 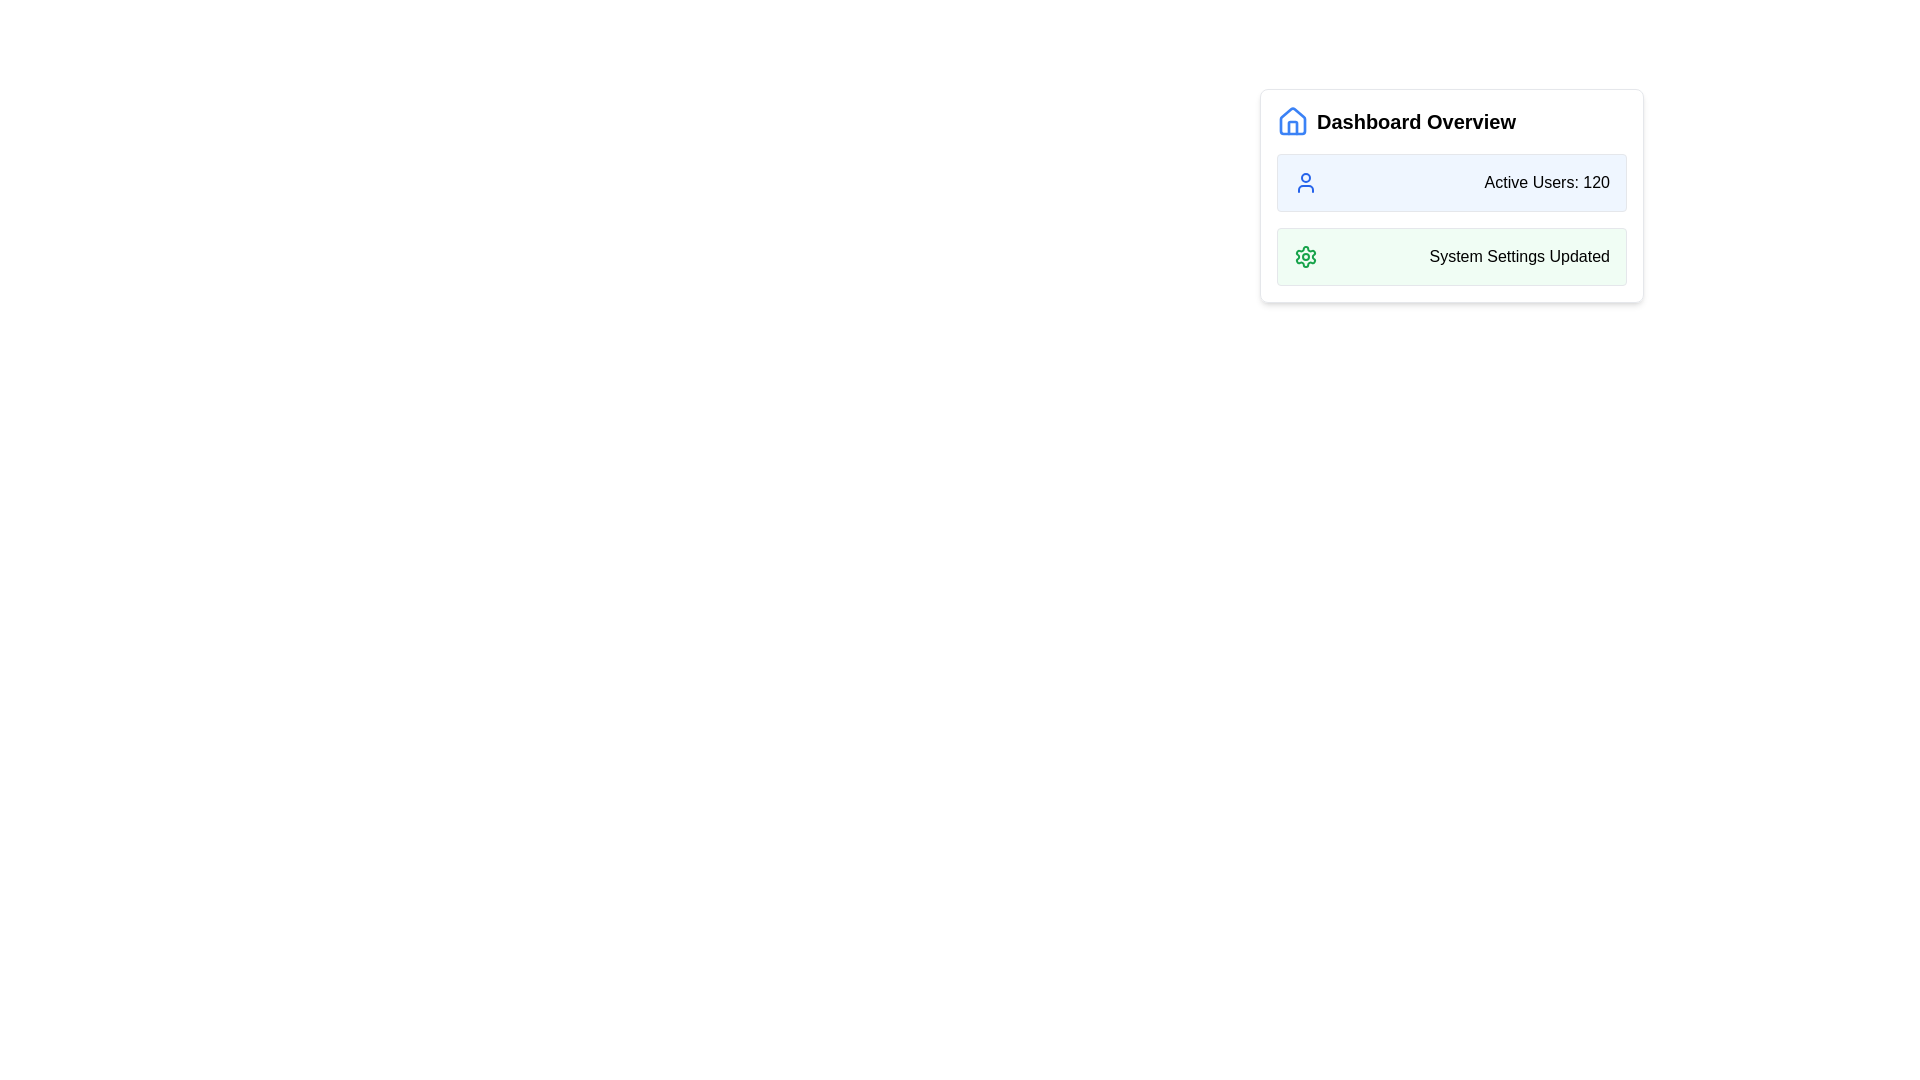 I want to click on status message displayed as 'System Settings Updated' within the green-tinted rectangular section, which signifies success or confirmation, so click(x=1519, y=256).